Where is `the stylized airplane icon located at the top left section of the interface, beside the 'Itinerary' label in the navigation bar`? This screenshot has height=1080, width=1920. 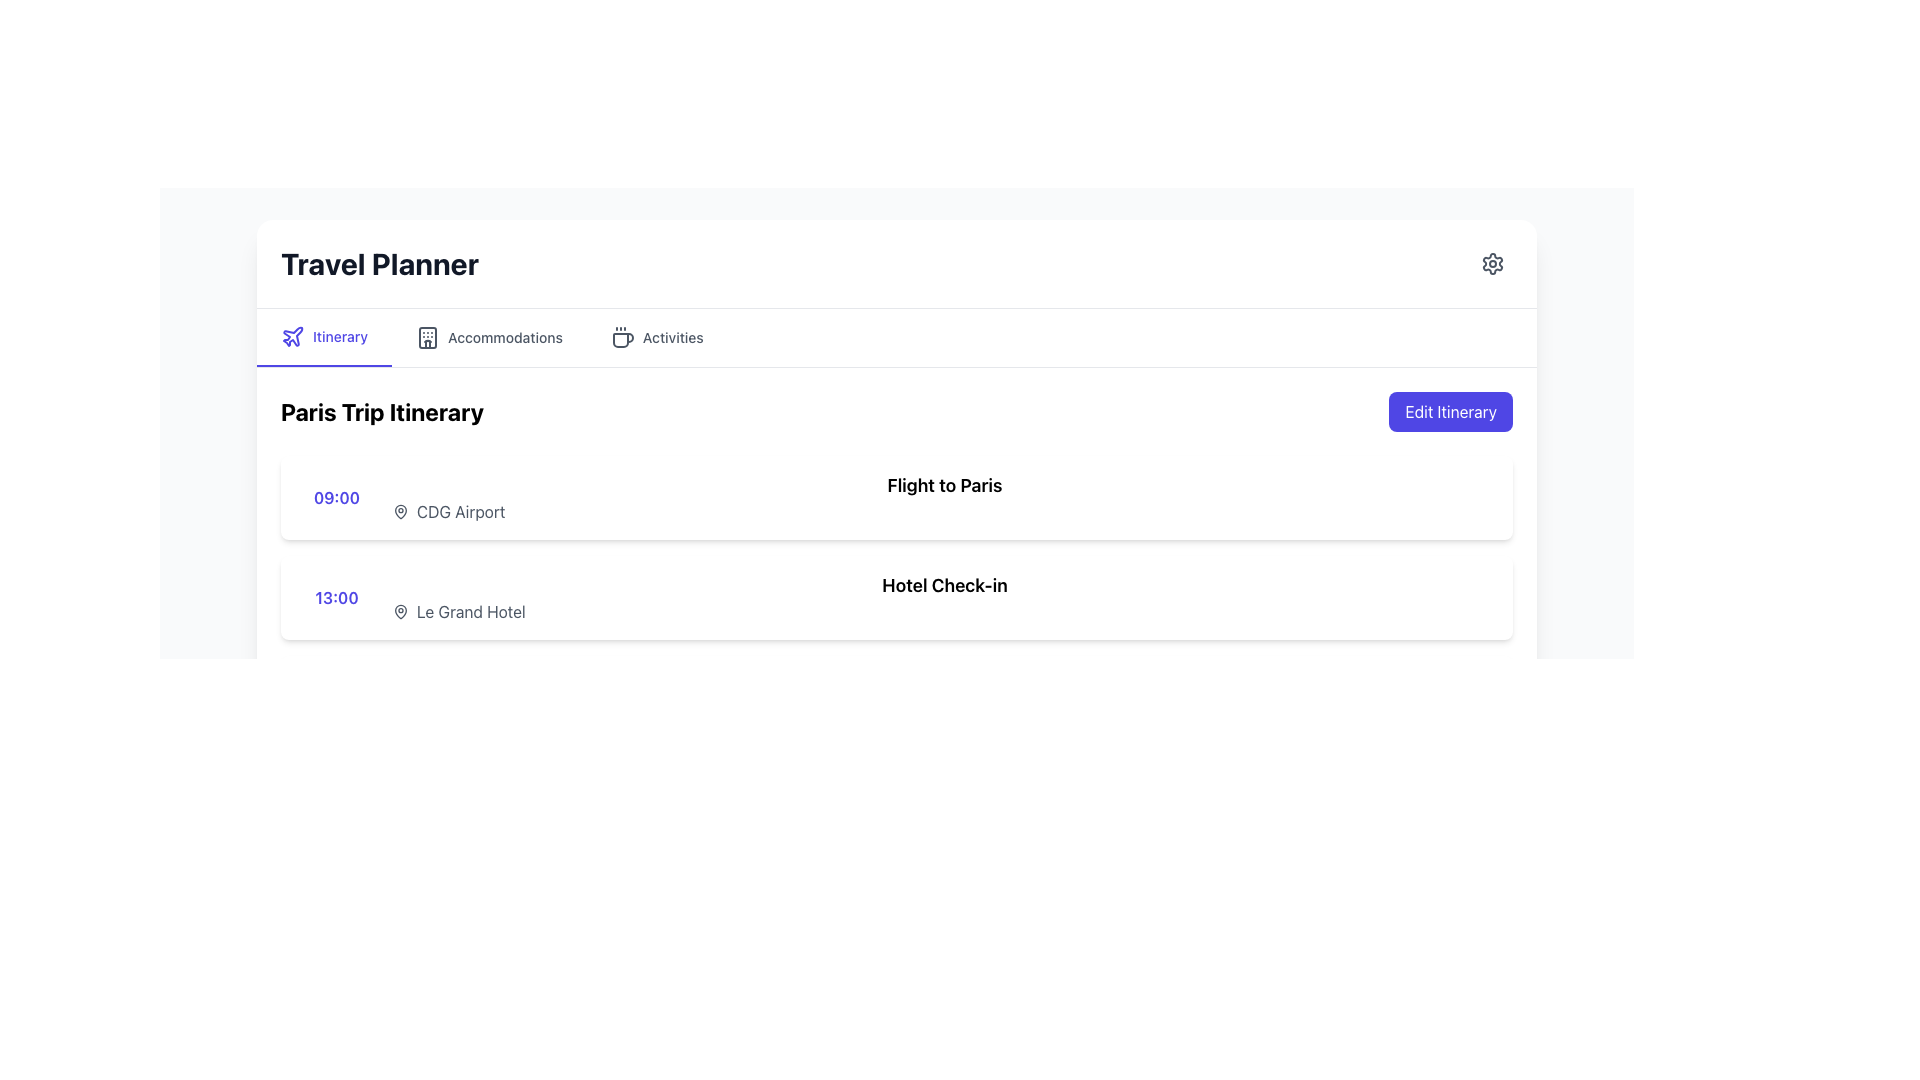
the stylized airplane icon located at the top left section of the interface, beside the 'Itinerary' label in the navigation bar is located at coordinates (292, 335).